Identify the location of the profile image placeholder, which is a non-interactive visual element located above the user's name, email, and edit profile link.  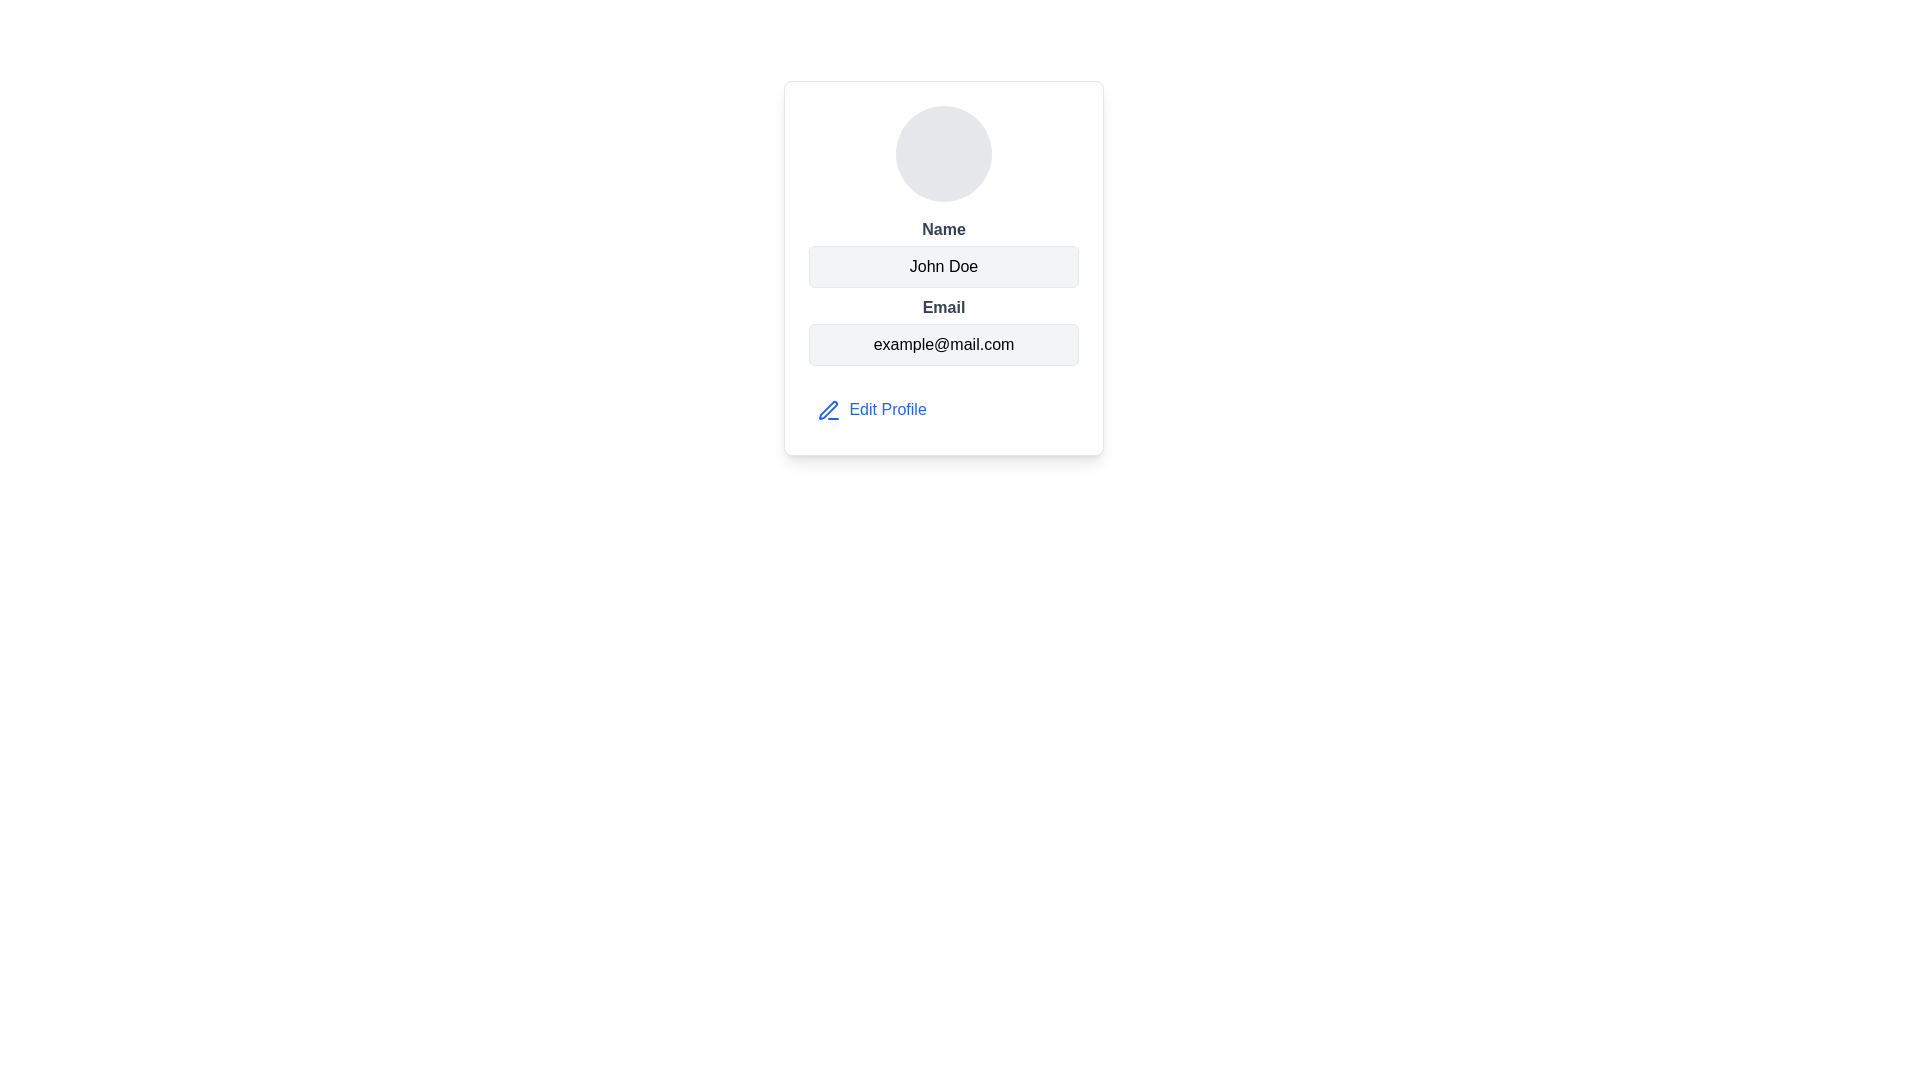
(943, 153).